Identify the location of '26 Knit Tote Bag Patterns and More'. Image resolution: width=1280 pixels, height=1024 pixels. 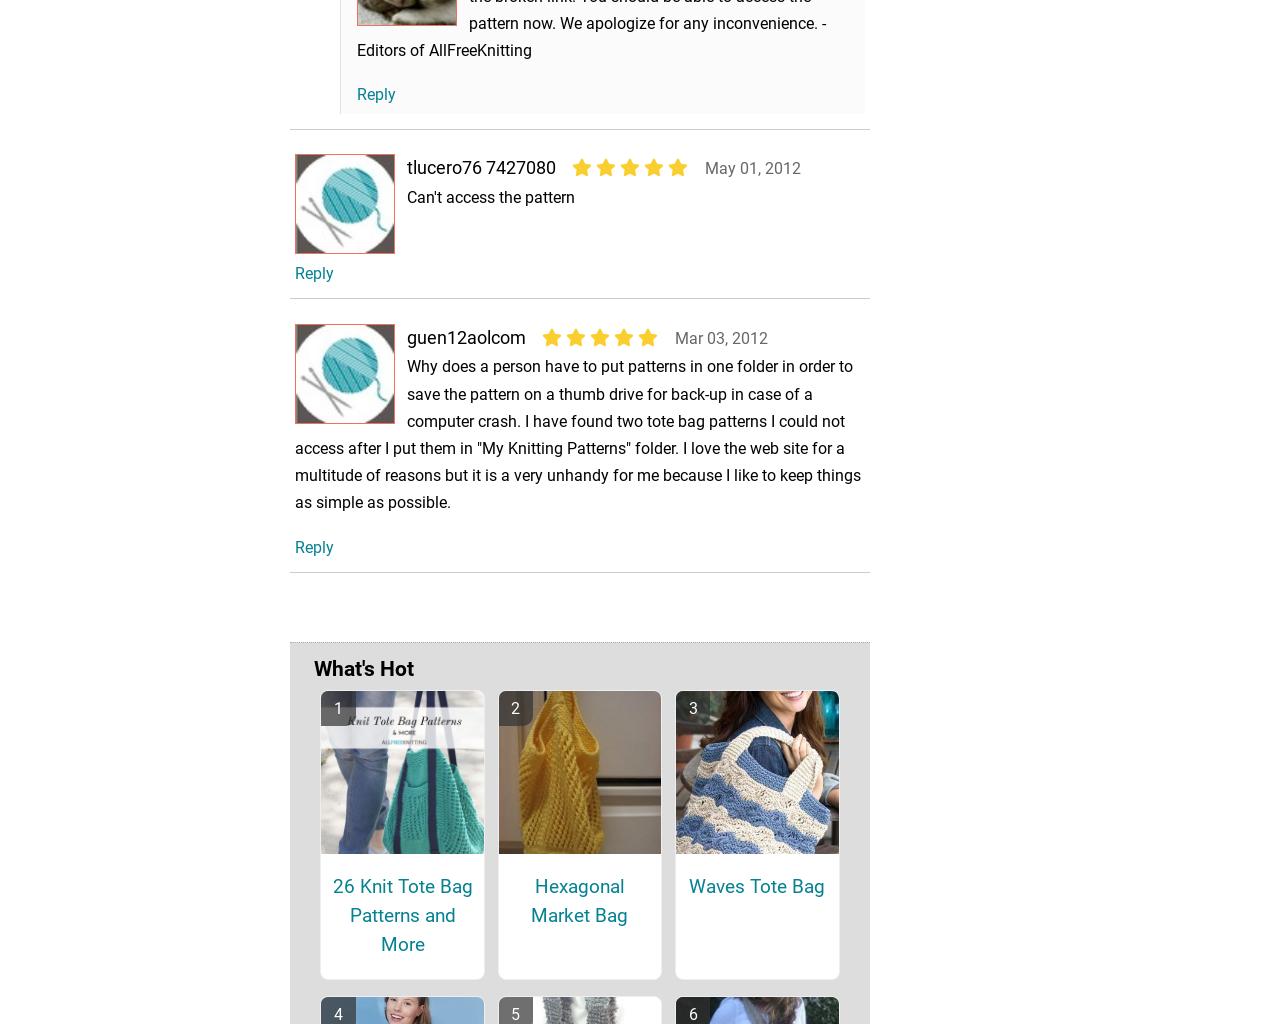
(401, 943).